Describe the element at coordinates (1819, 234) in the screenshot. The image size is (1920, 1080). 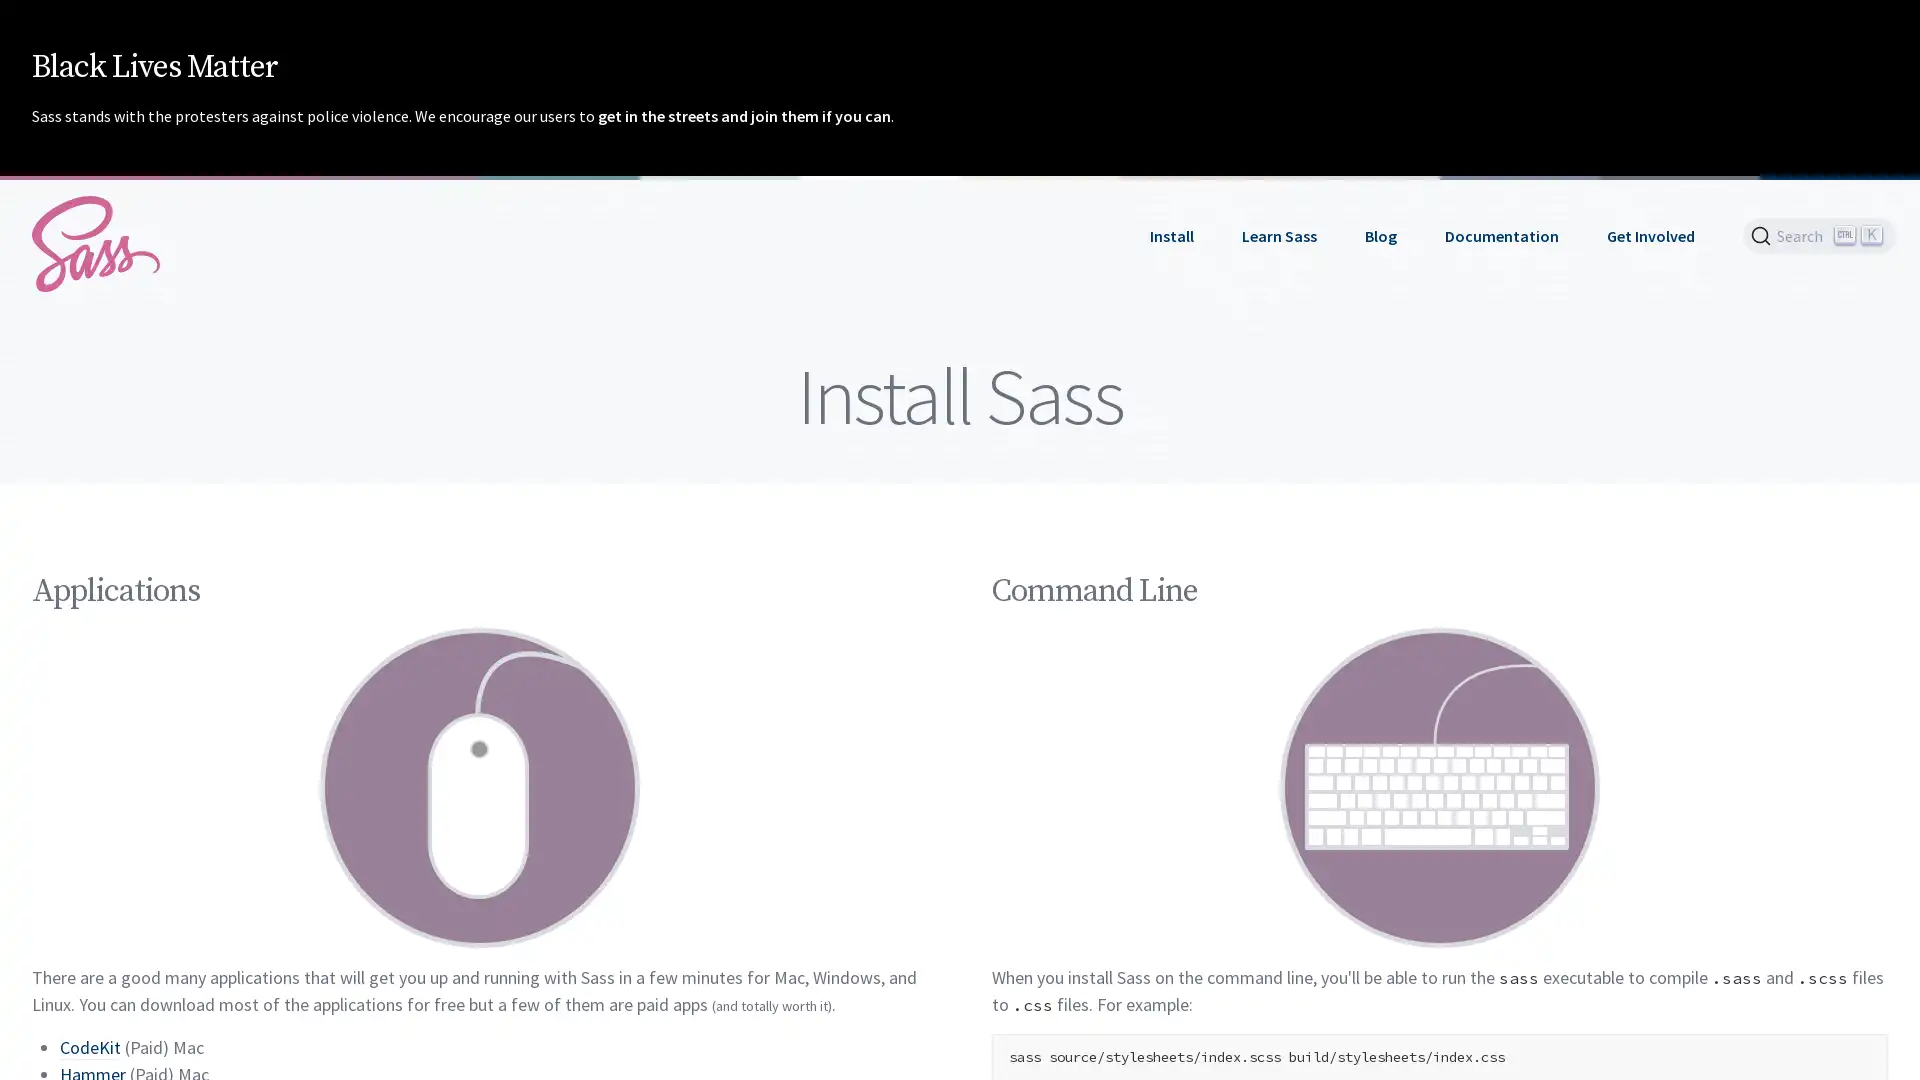
I see `Search` at that location.